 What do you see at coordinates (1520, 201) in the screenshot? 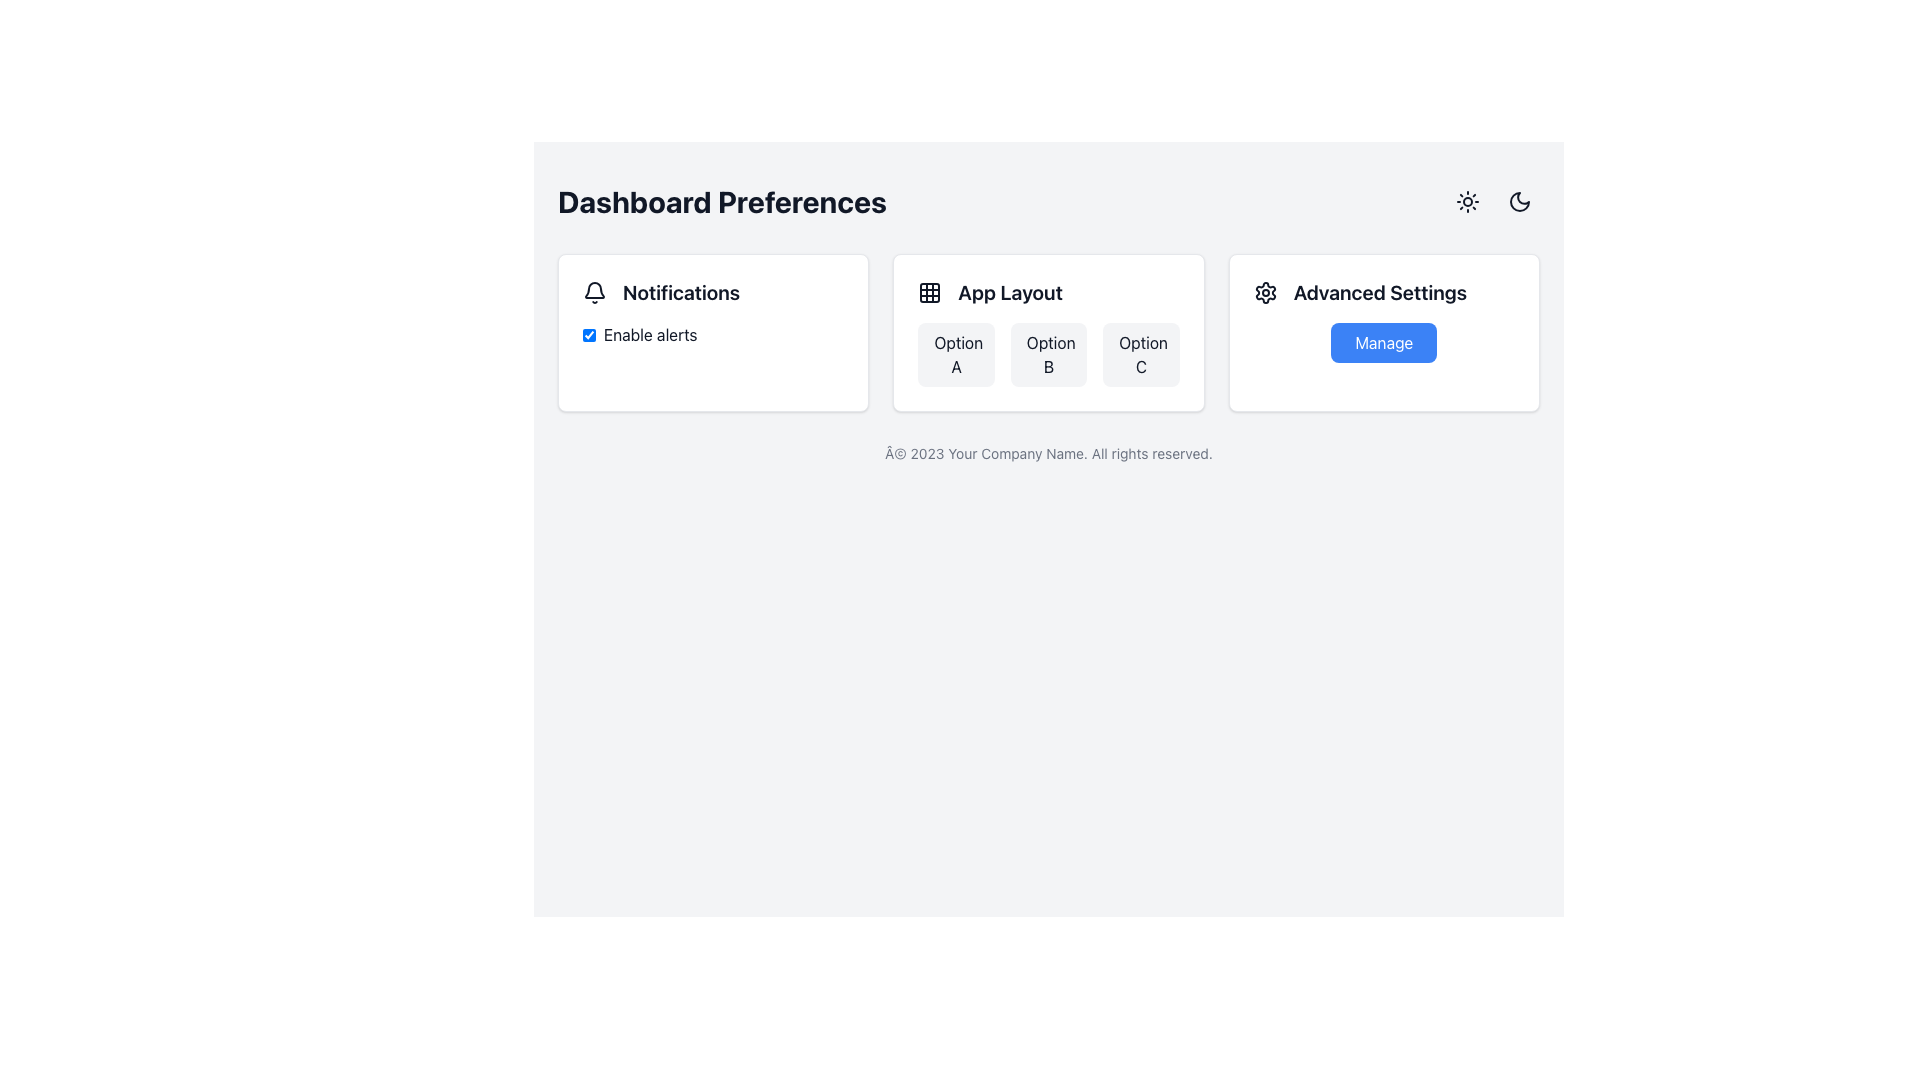
I see `the small moon-shaped Icon Button located in the top-right corner of the interface` at bounding box center [1520, 201].